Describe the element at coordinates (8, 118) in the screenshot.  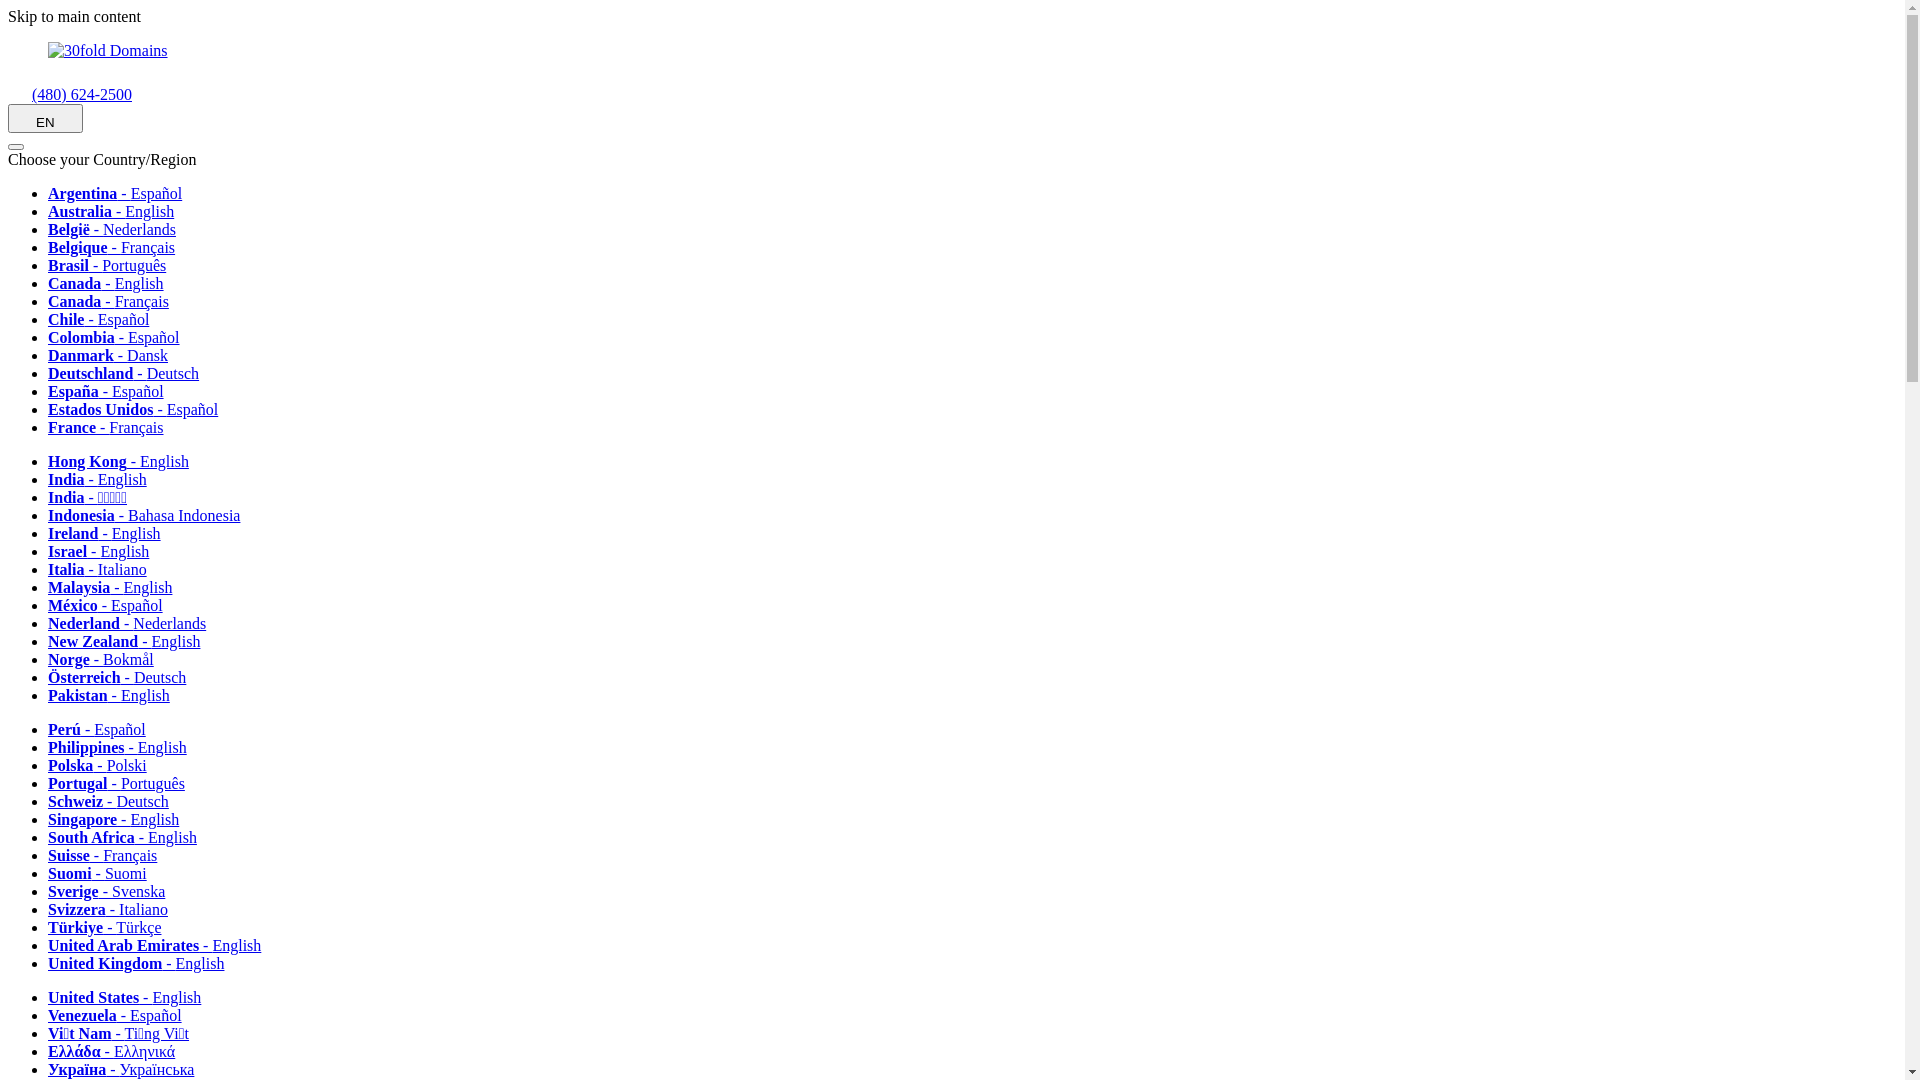
I see `'EN'` at that location.